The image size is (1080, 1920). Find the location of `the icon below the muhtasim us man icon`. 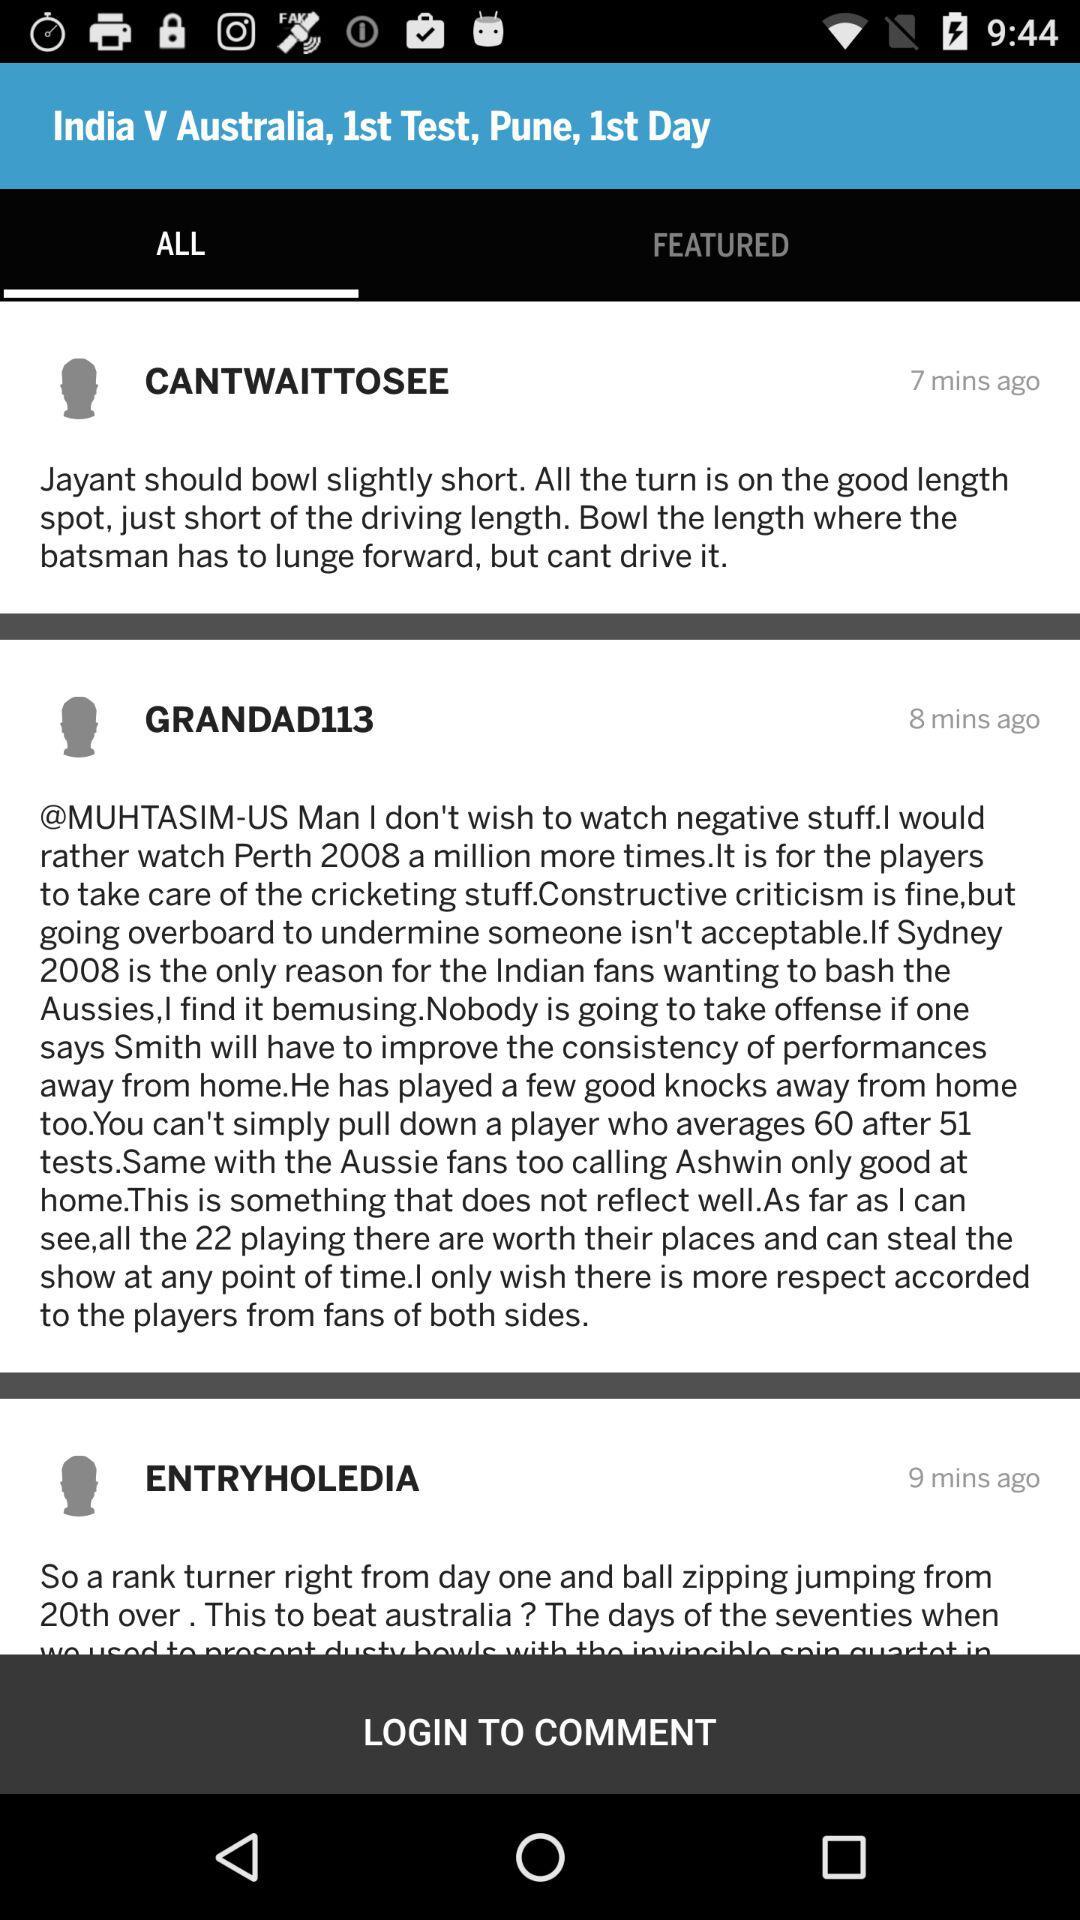

the icon below the muhtasim us man icon is located at coordinates (512, 1477).